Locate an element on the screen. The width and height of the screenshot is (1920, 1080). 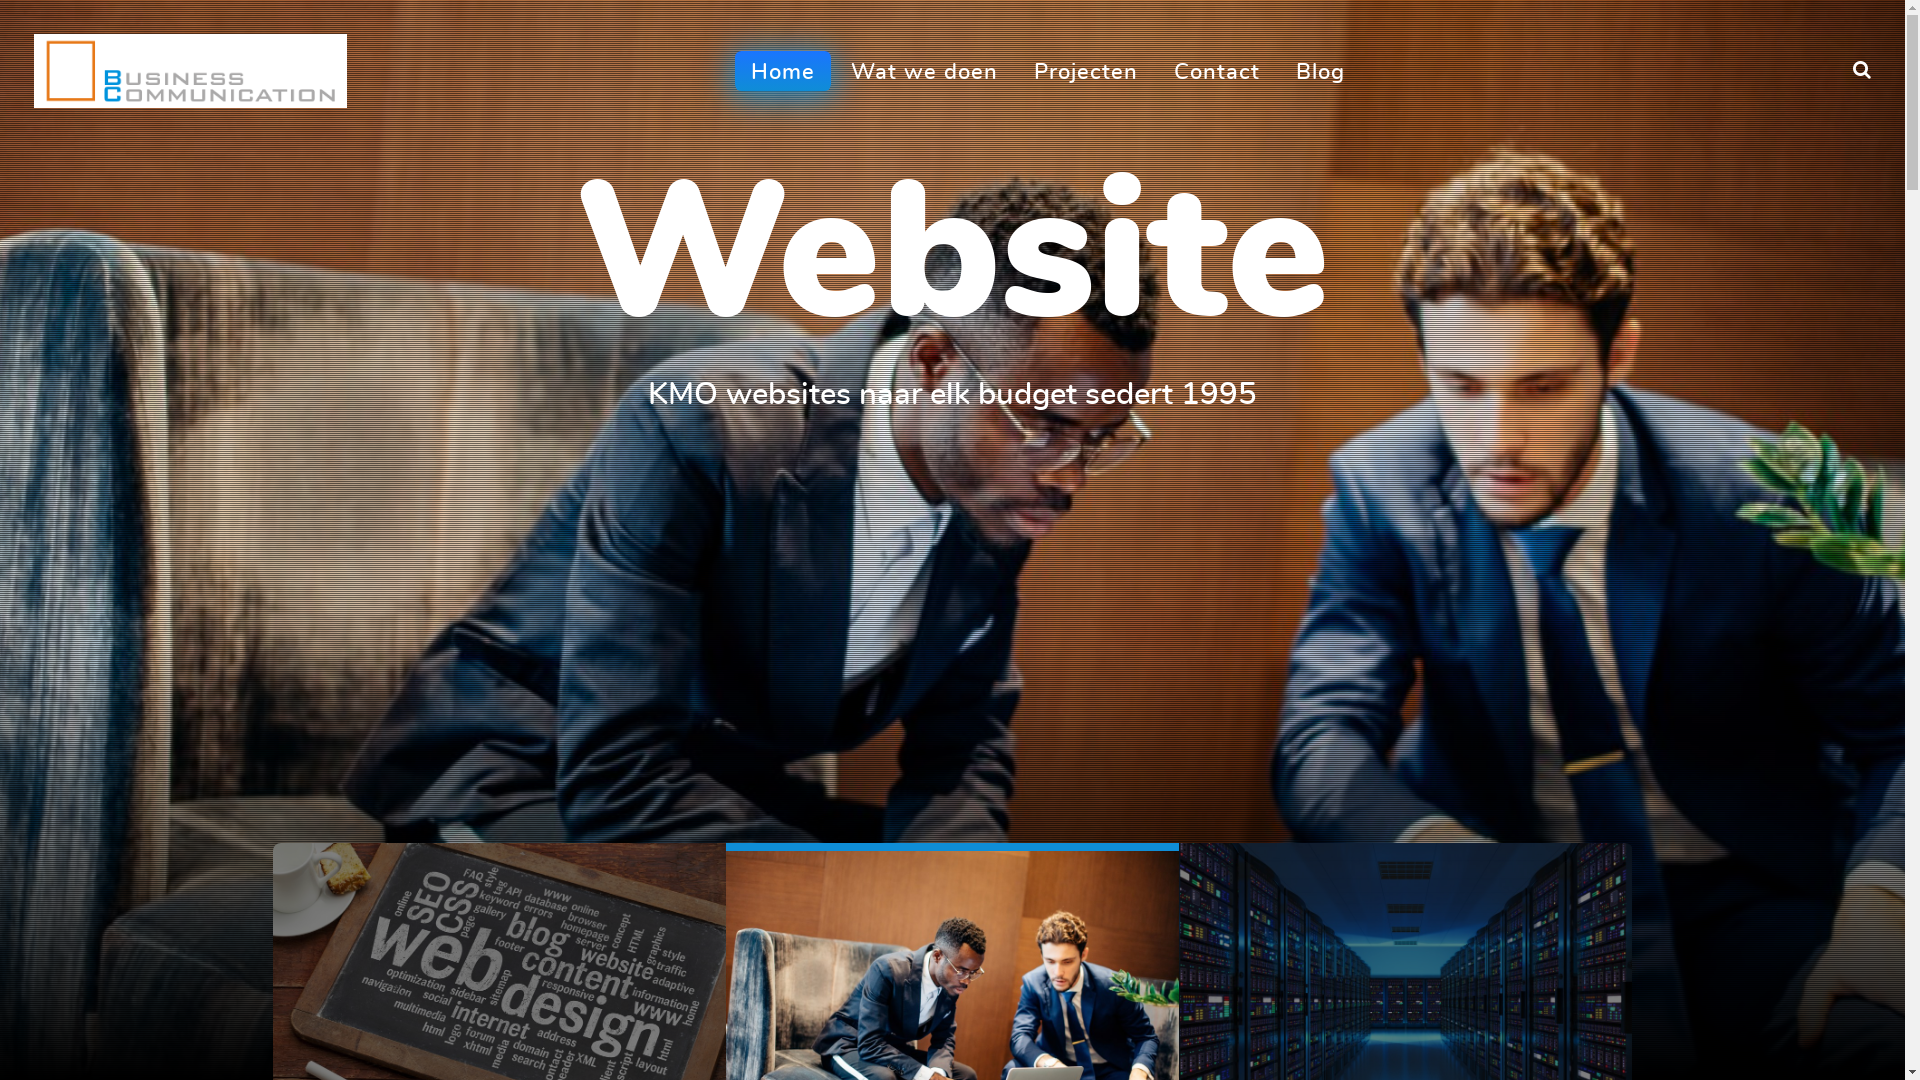
'Projecten' is located at coordinates (1084, 69).